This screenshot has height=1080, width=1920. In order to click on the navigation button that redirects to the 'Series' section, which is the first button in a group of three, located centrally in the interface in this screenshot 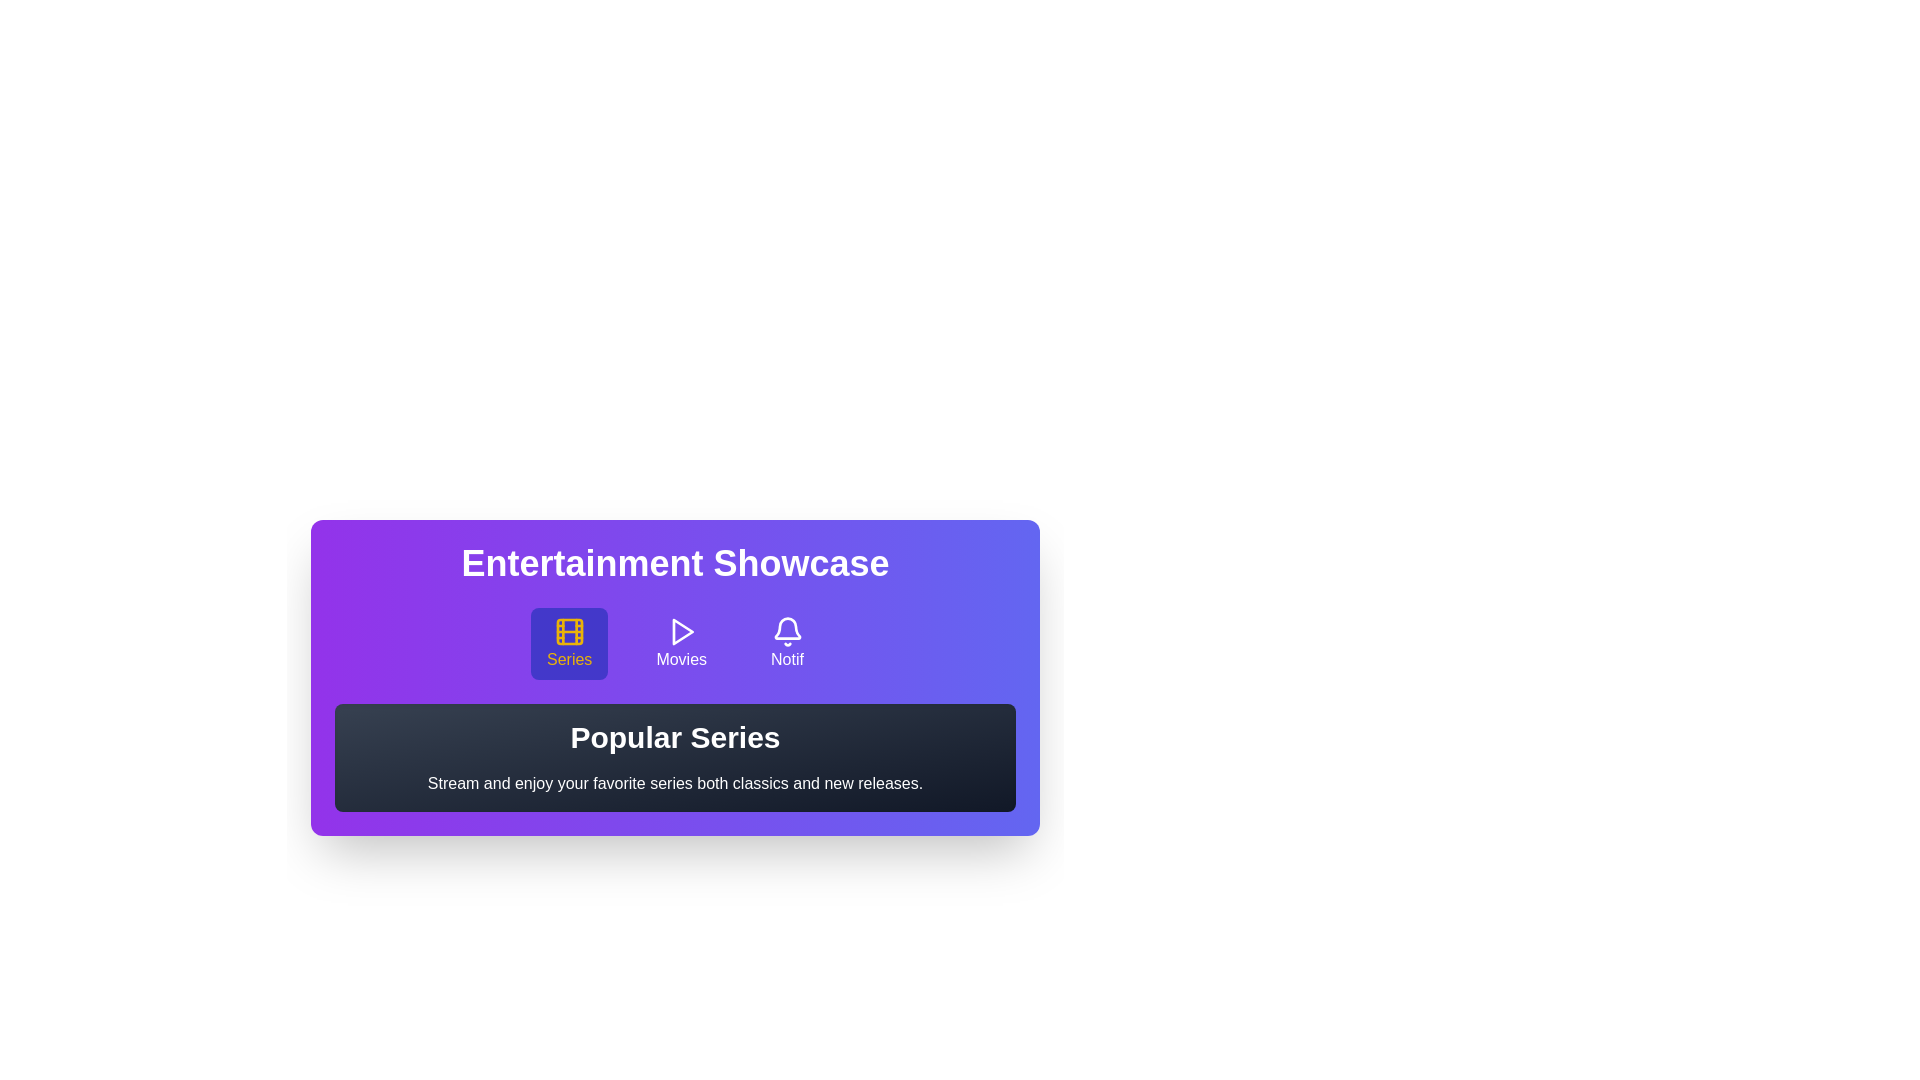, I will do `click(568, 644)`.